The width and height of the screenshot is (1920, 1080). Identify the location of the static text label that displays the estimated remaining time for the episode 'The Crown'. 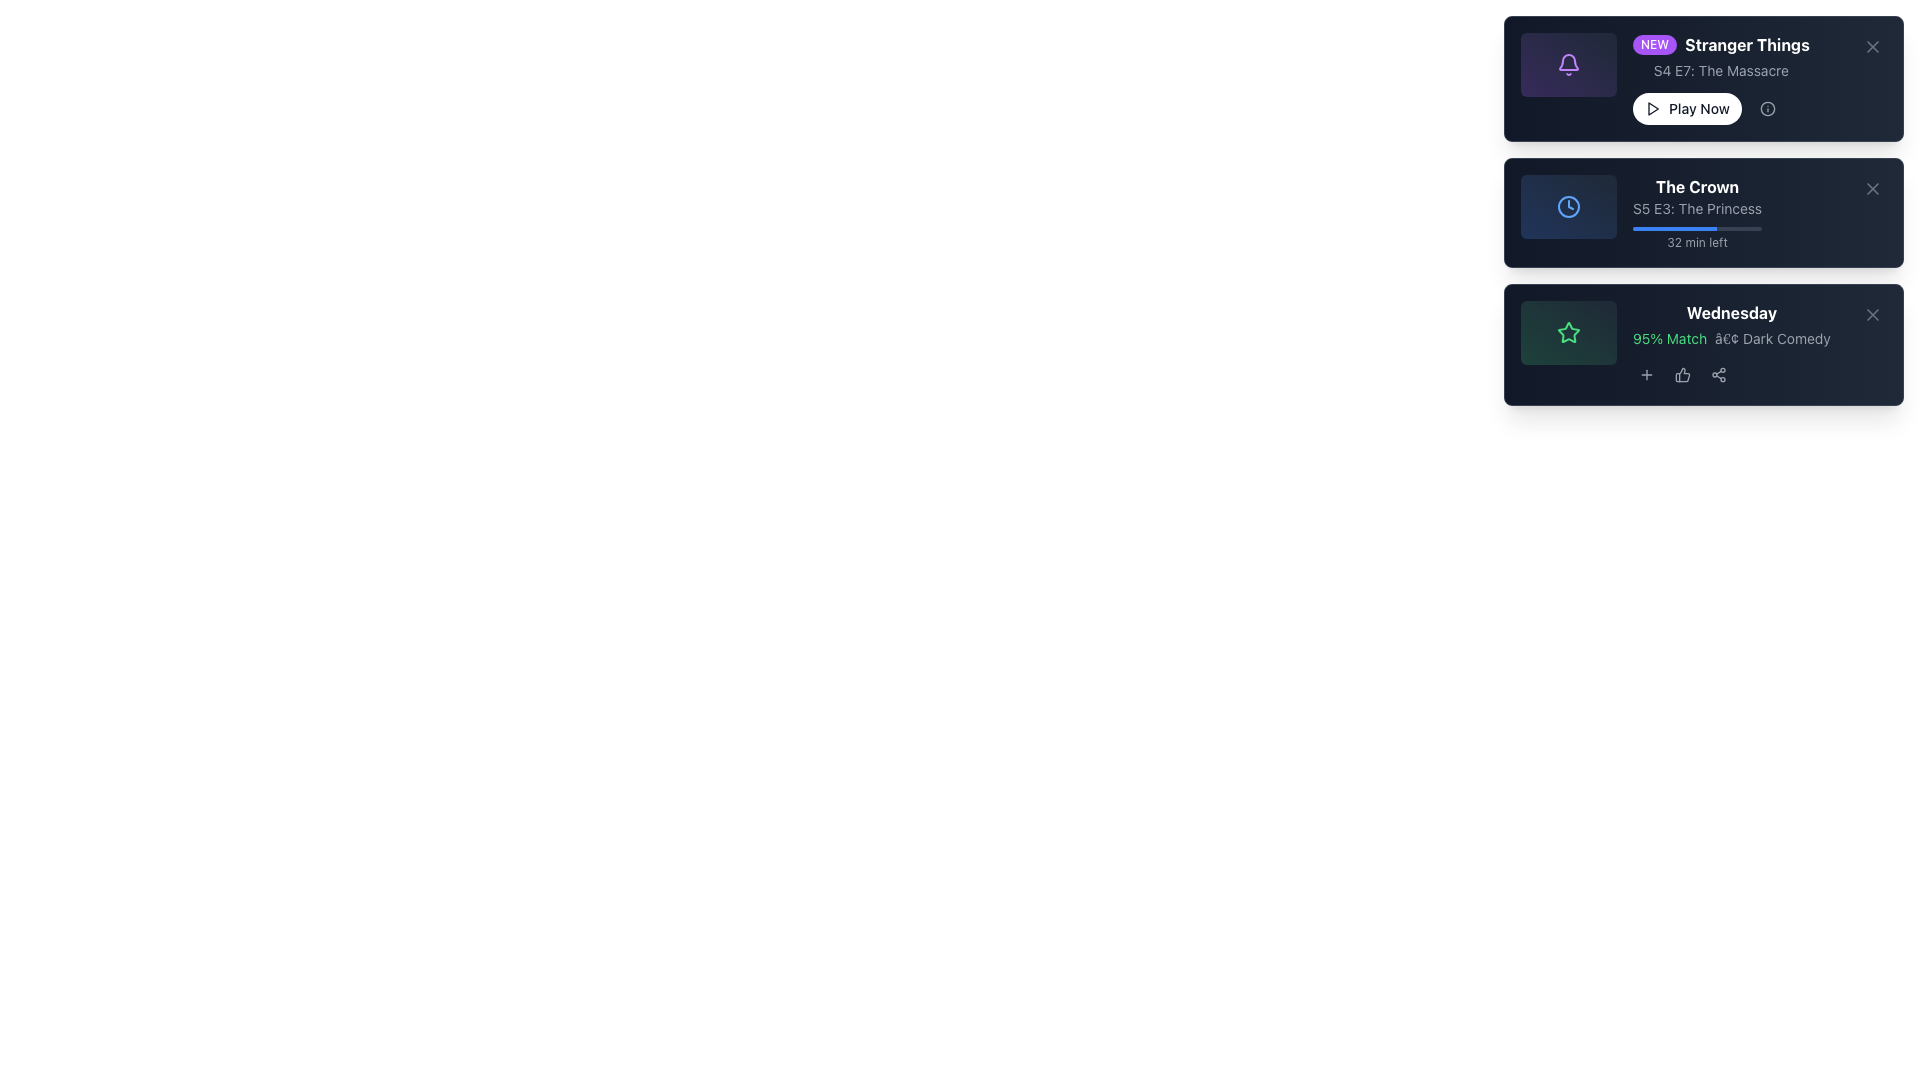
(1696, 242).